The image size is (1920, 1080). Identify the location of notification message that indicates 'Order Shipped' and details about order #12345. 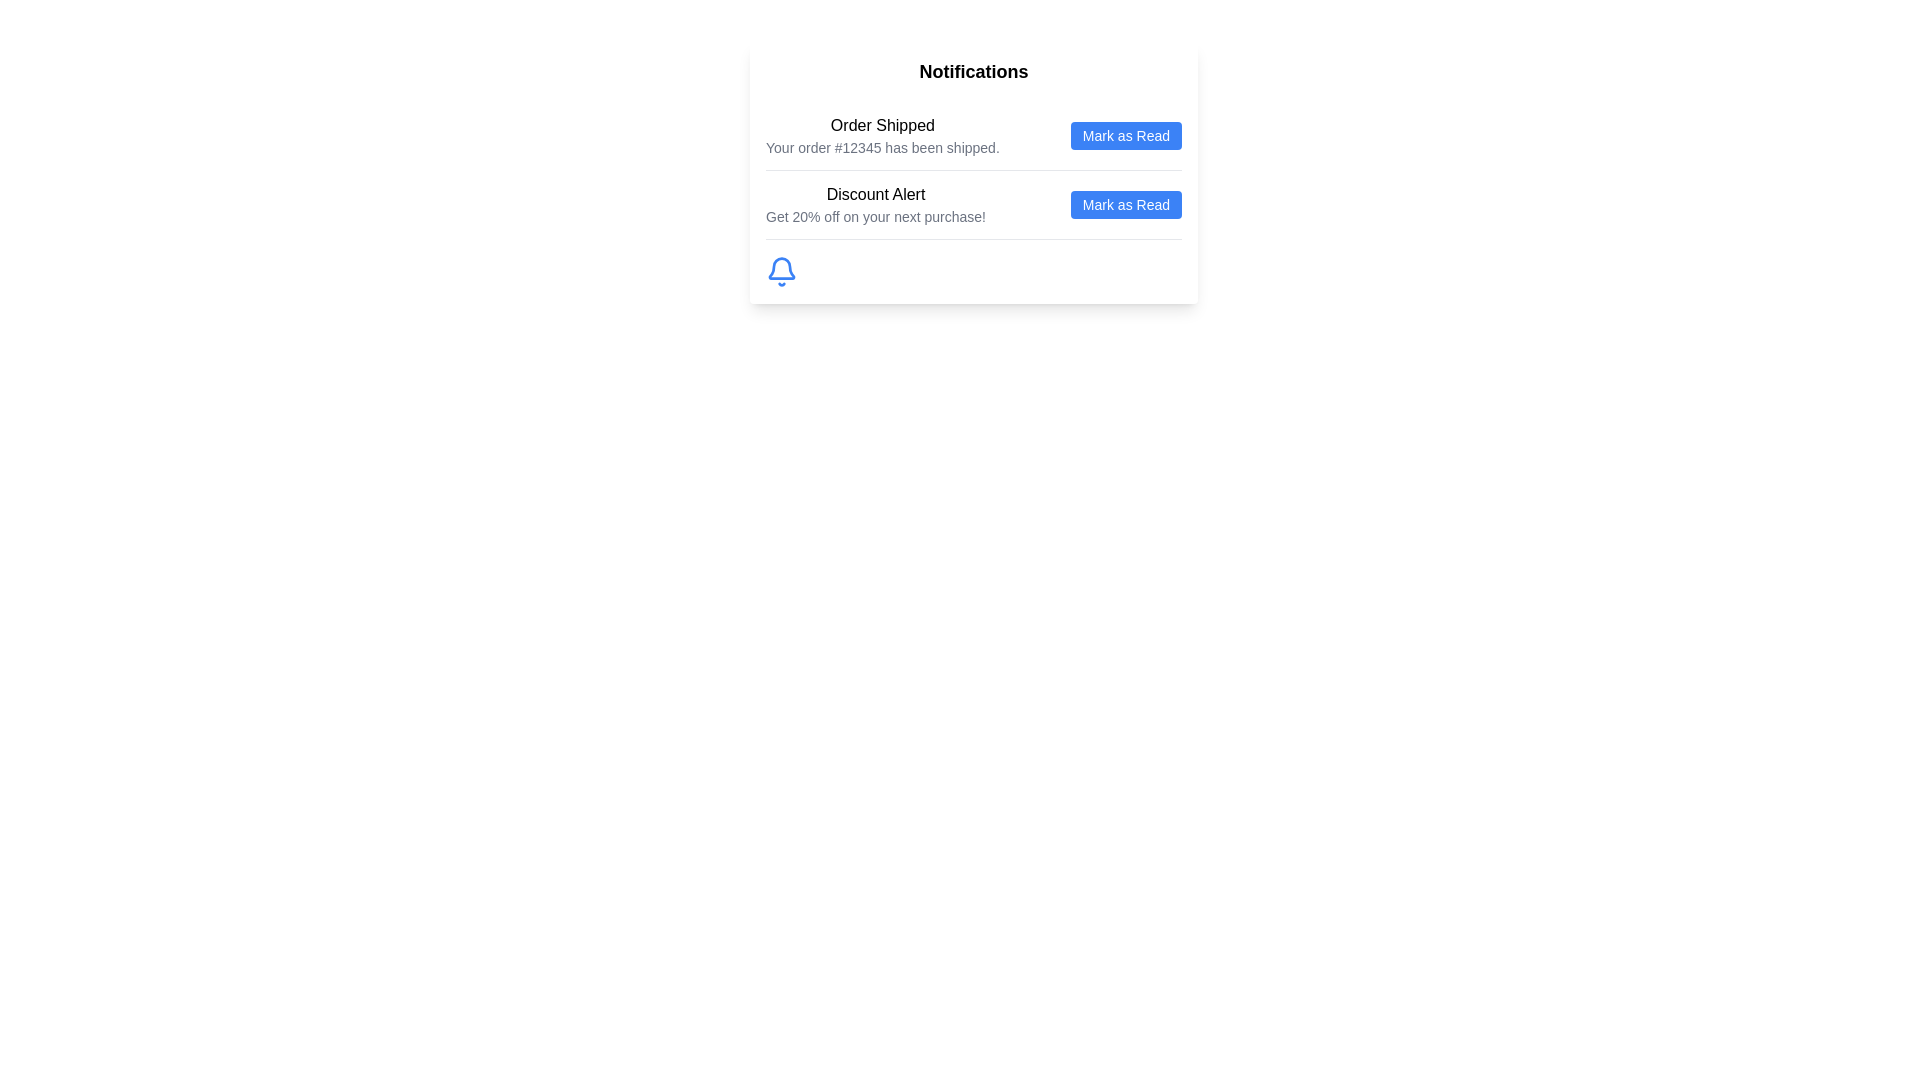
(881, 135).